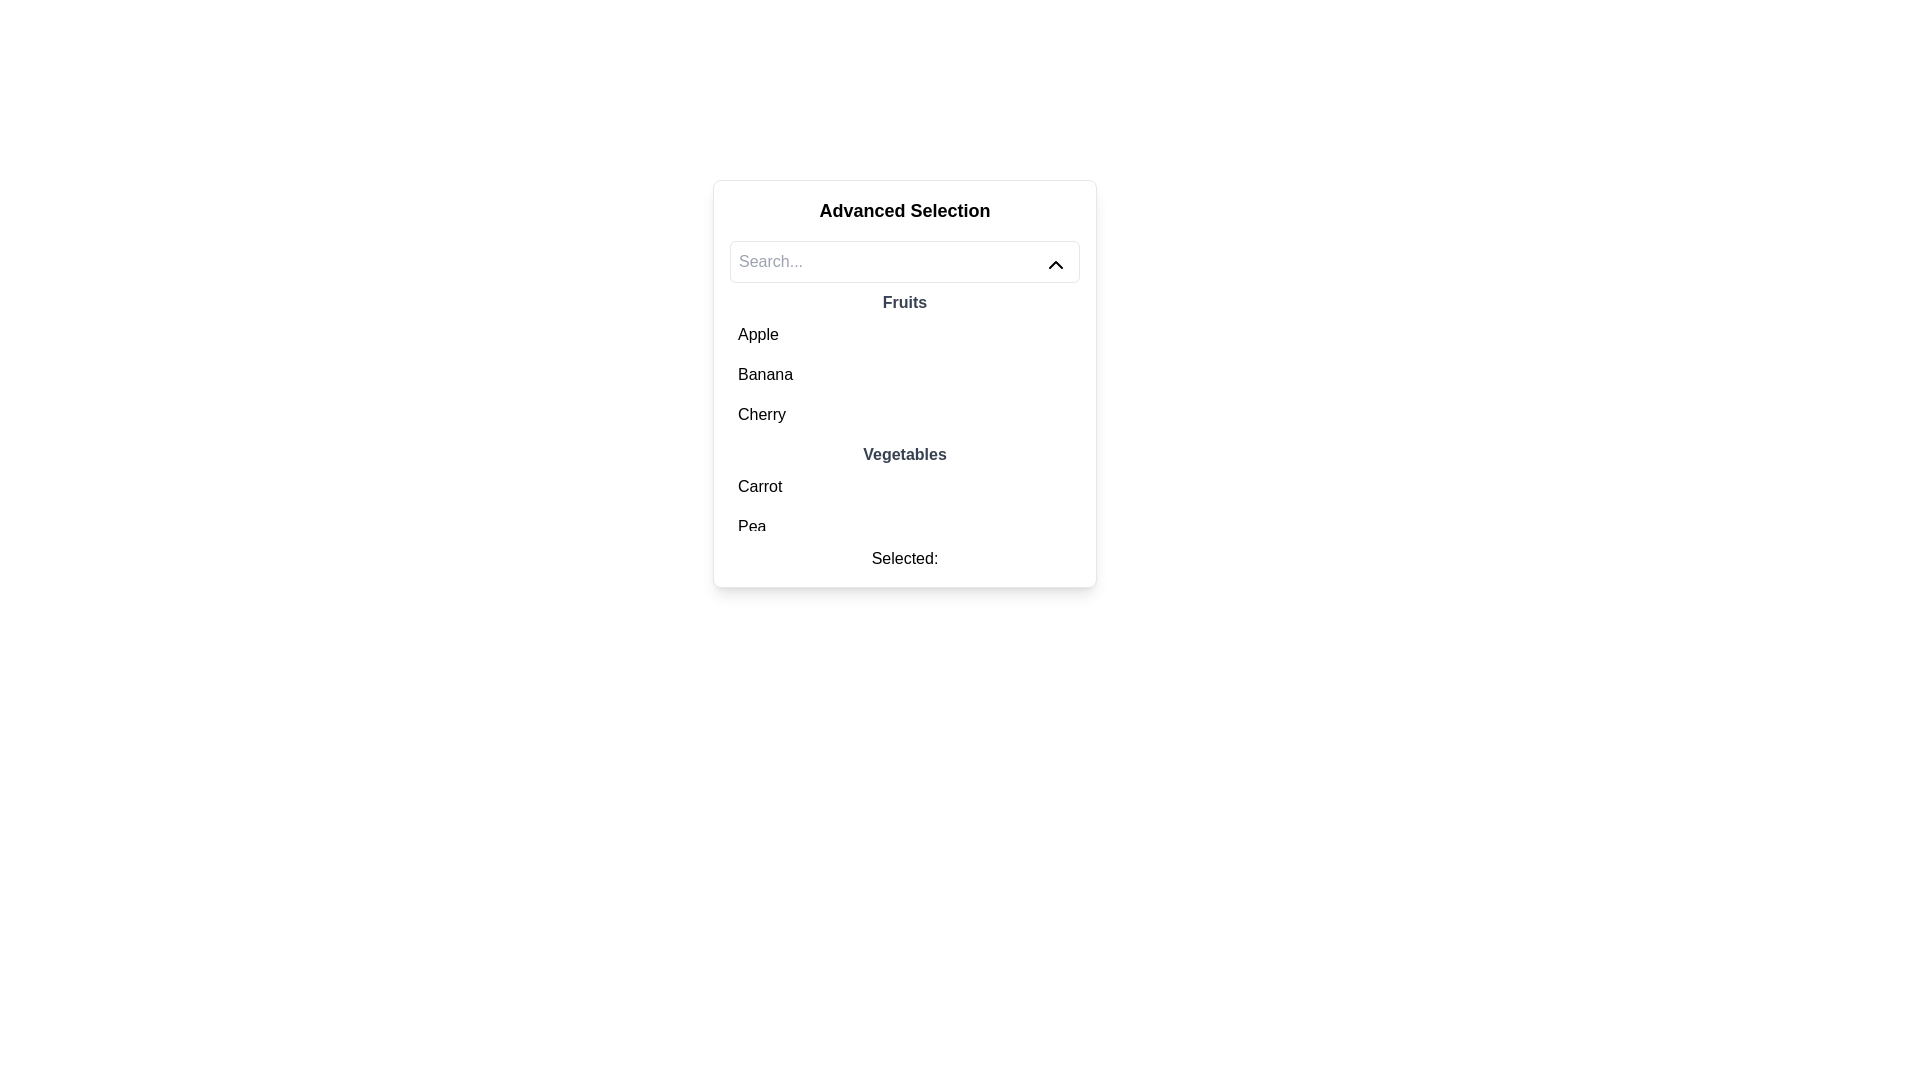 Image resolution: width=1920 pixels, height=1080 pixels. I want to click on the selectable list item labeled 'Banana', so click(904, 374).